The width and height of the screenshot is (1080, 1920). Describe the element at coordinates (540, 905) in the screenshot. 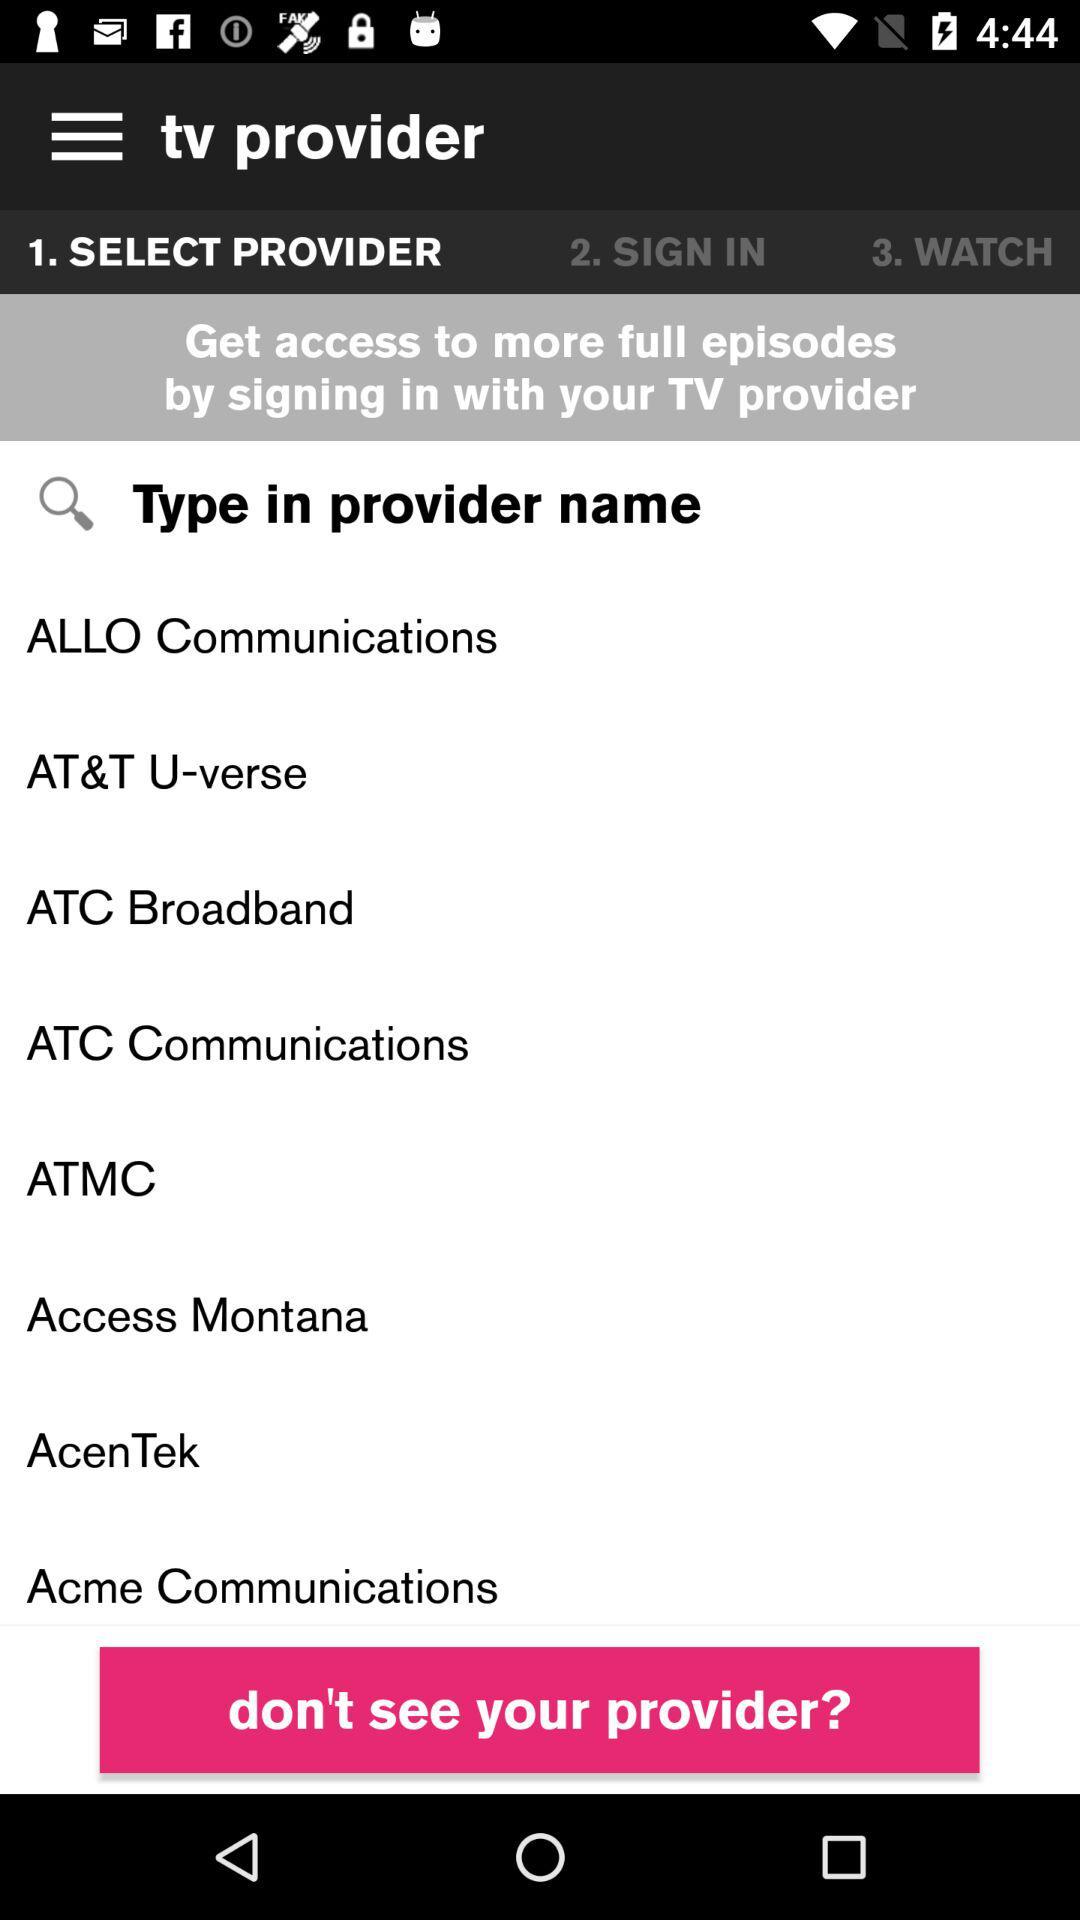

I see `atc broadband item` at that location.